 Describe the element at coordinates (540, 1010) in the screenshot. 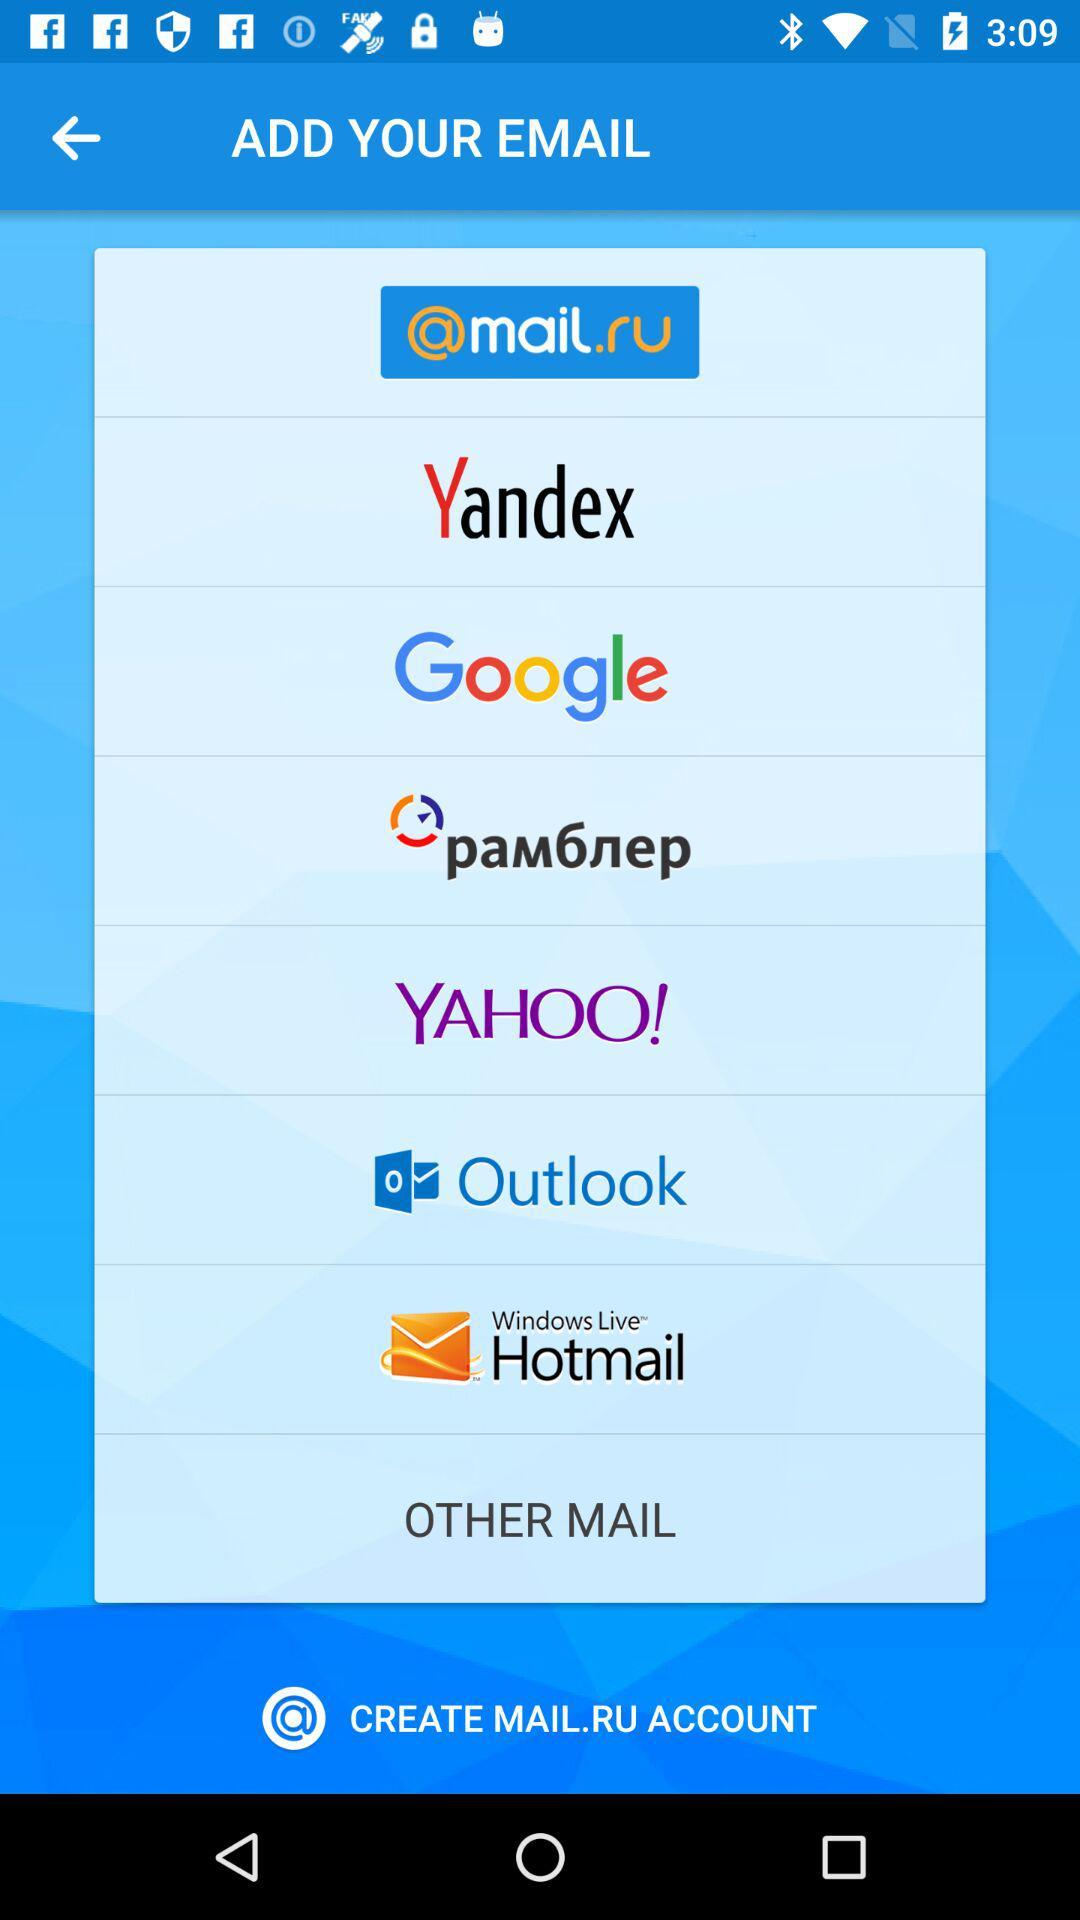

I see `click yahoo` at that location.